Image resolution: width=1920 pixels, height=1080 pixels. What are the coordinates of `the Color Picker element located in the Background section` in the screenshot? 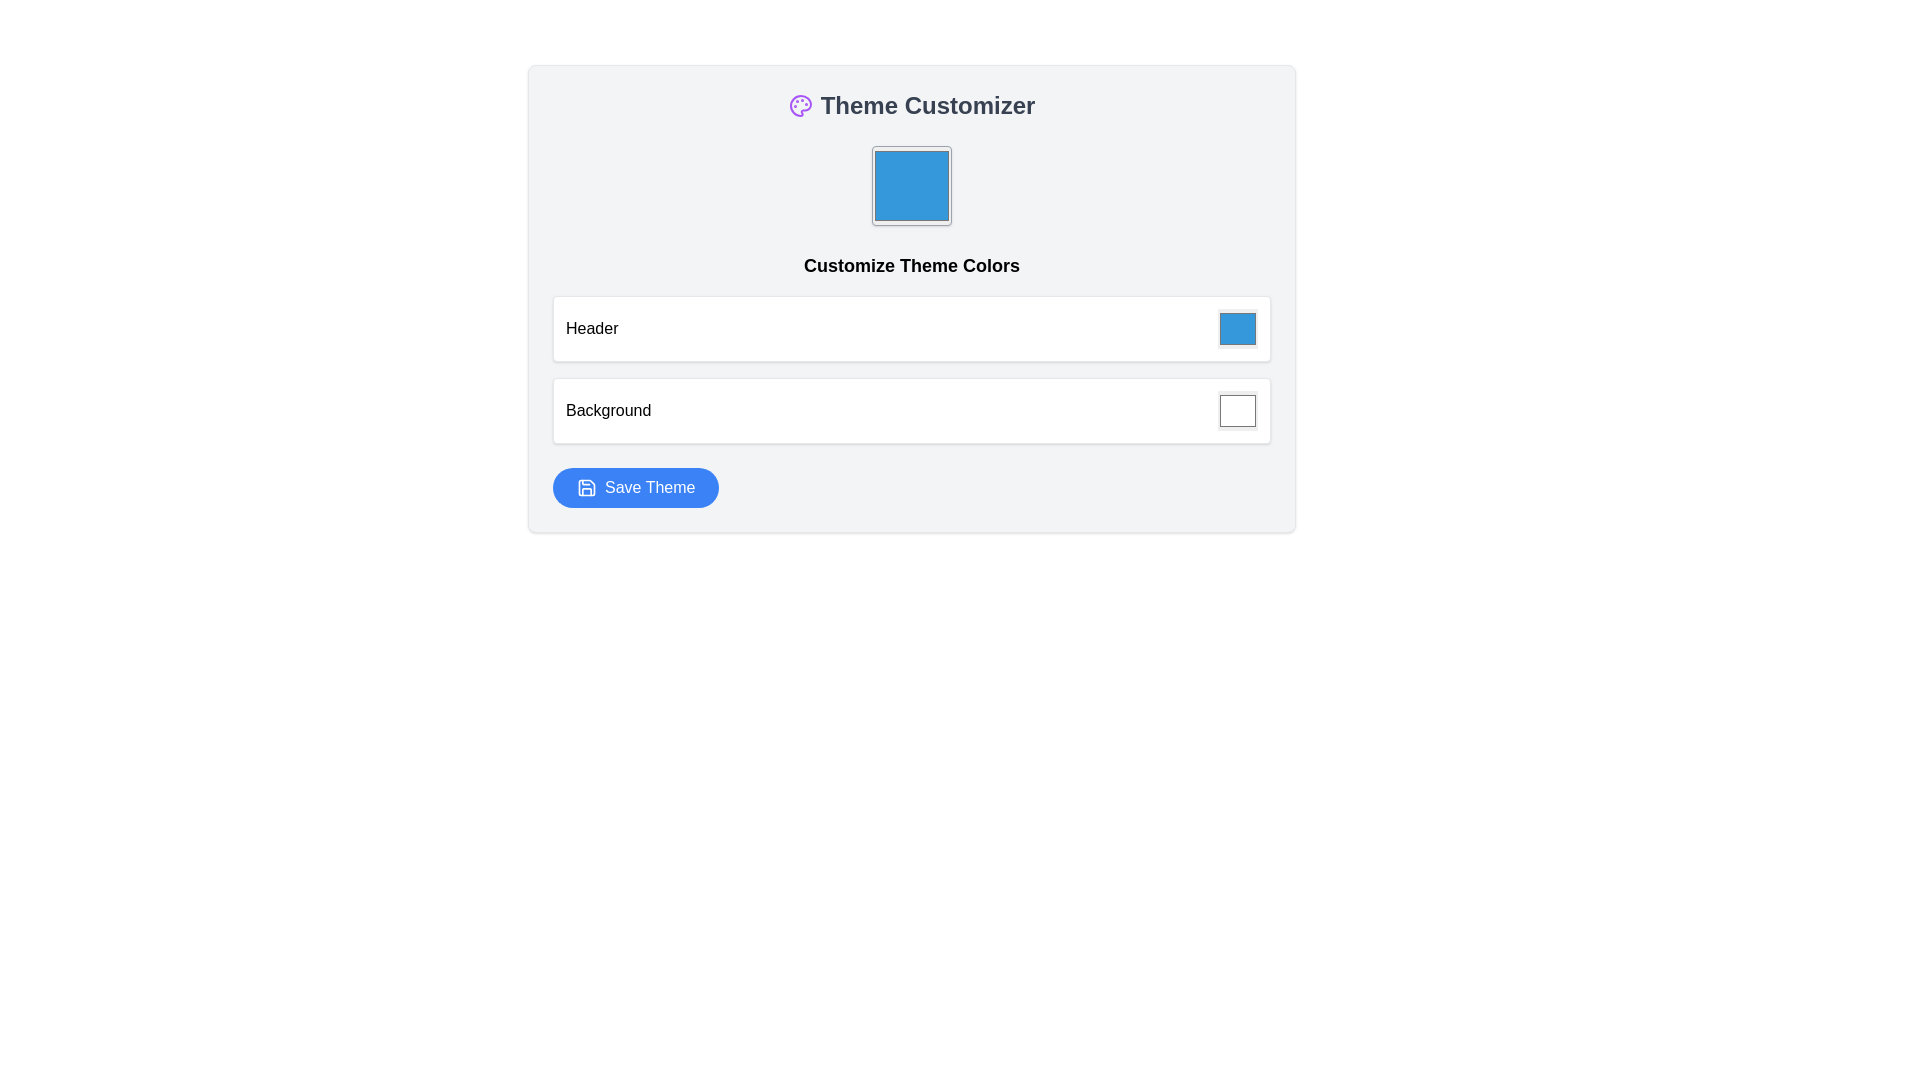 It's located at (1237, 410).